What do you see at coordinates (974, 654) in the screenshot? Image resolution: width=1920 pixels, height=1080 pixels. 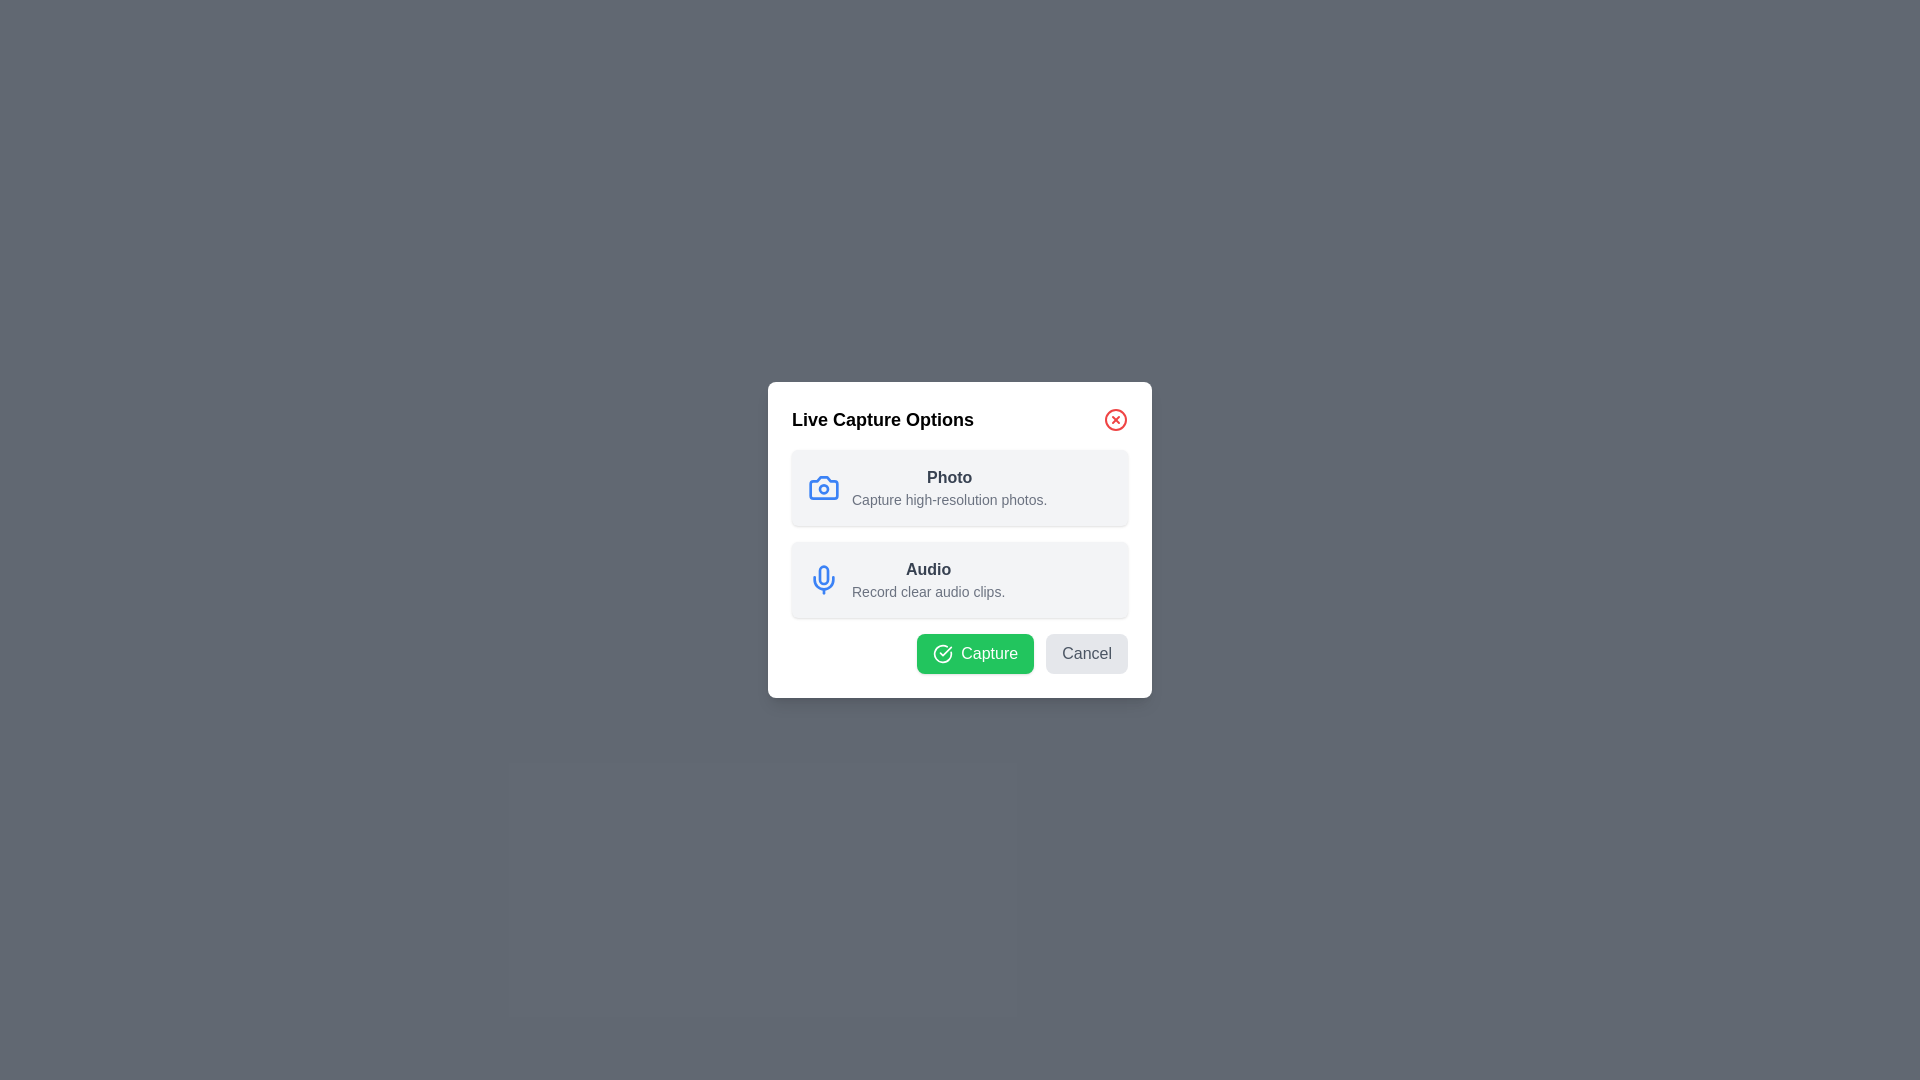 I see `the 'Capture' button to confirm the selection` at bounding box center [974, 654].